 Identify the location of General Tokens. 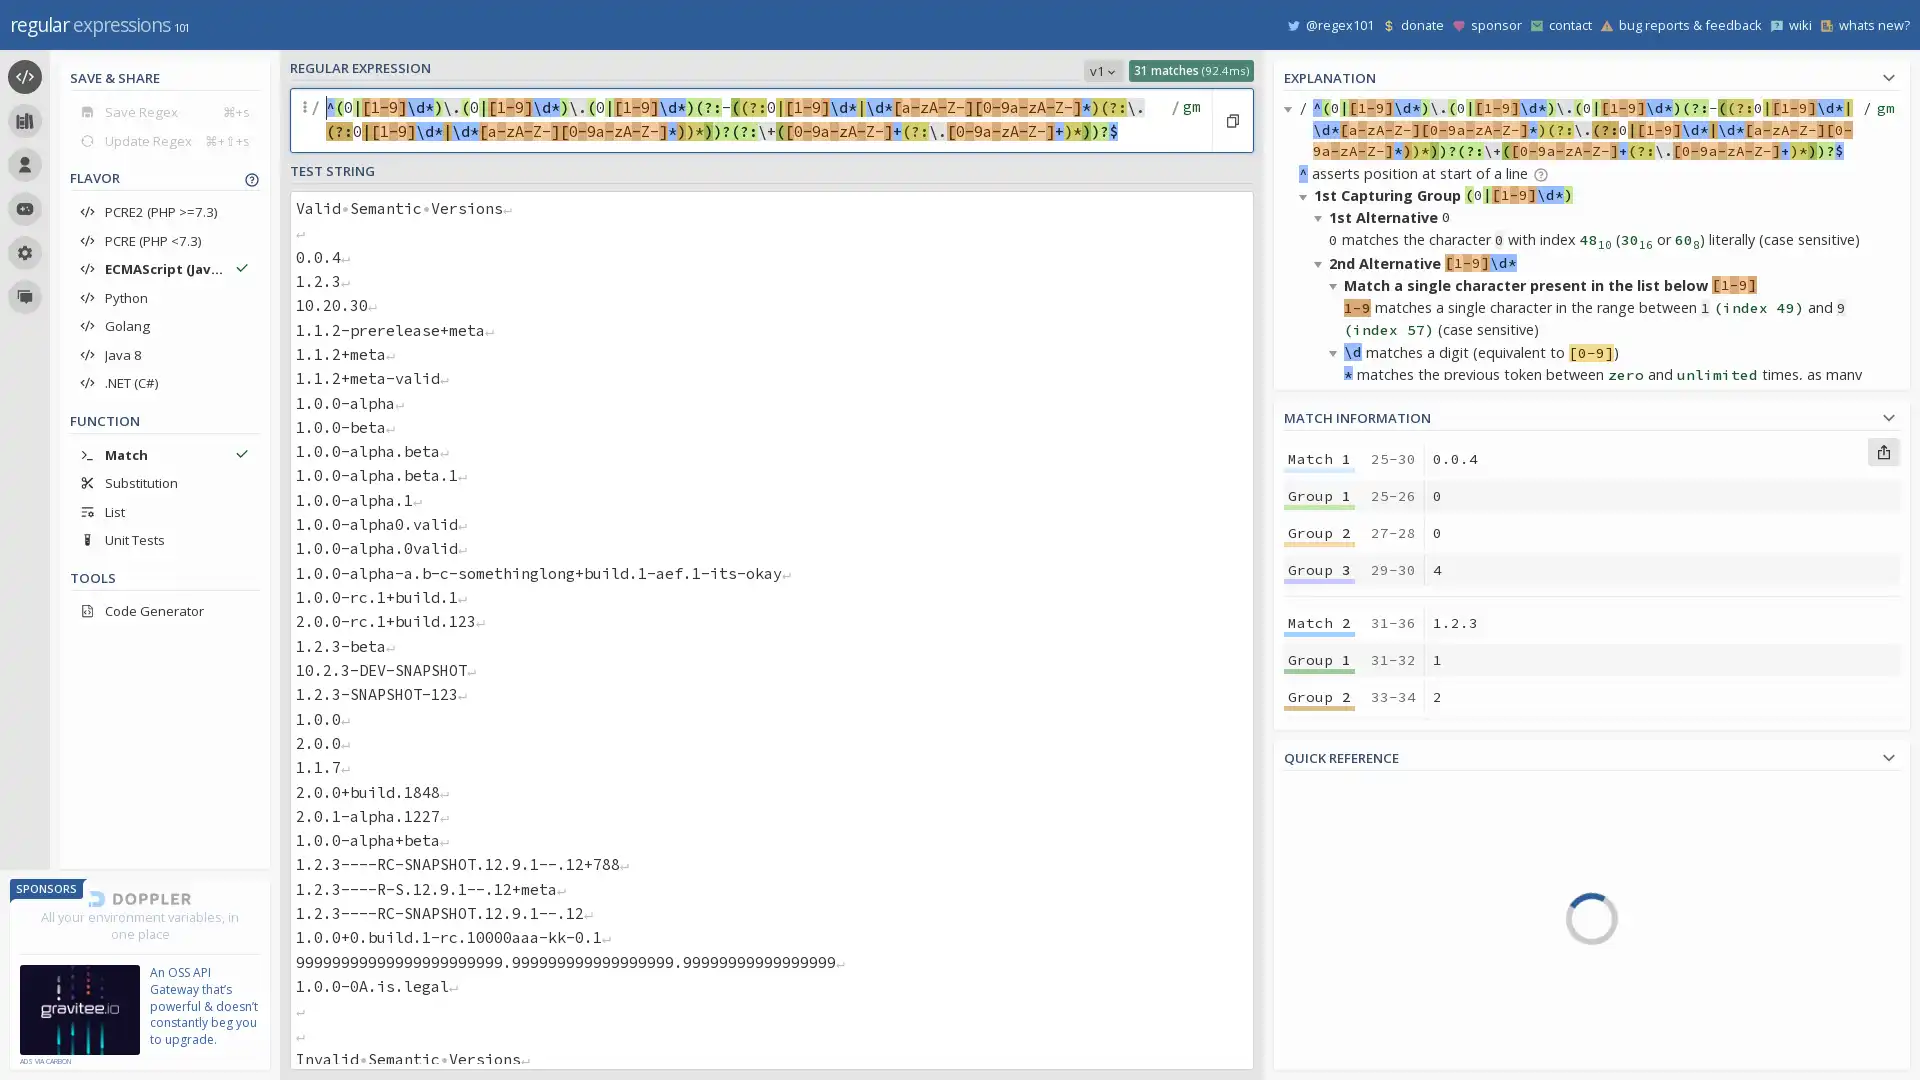
(1377, 886).